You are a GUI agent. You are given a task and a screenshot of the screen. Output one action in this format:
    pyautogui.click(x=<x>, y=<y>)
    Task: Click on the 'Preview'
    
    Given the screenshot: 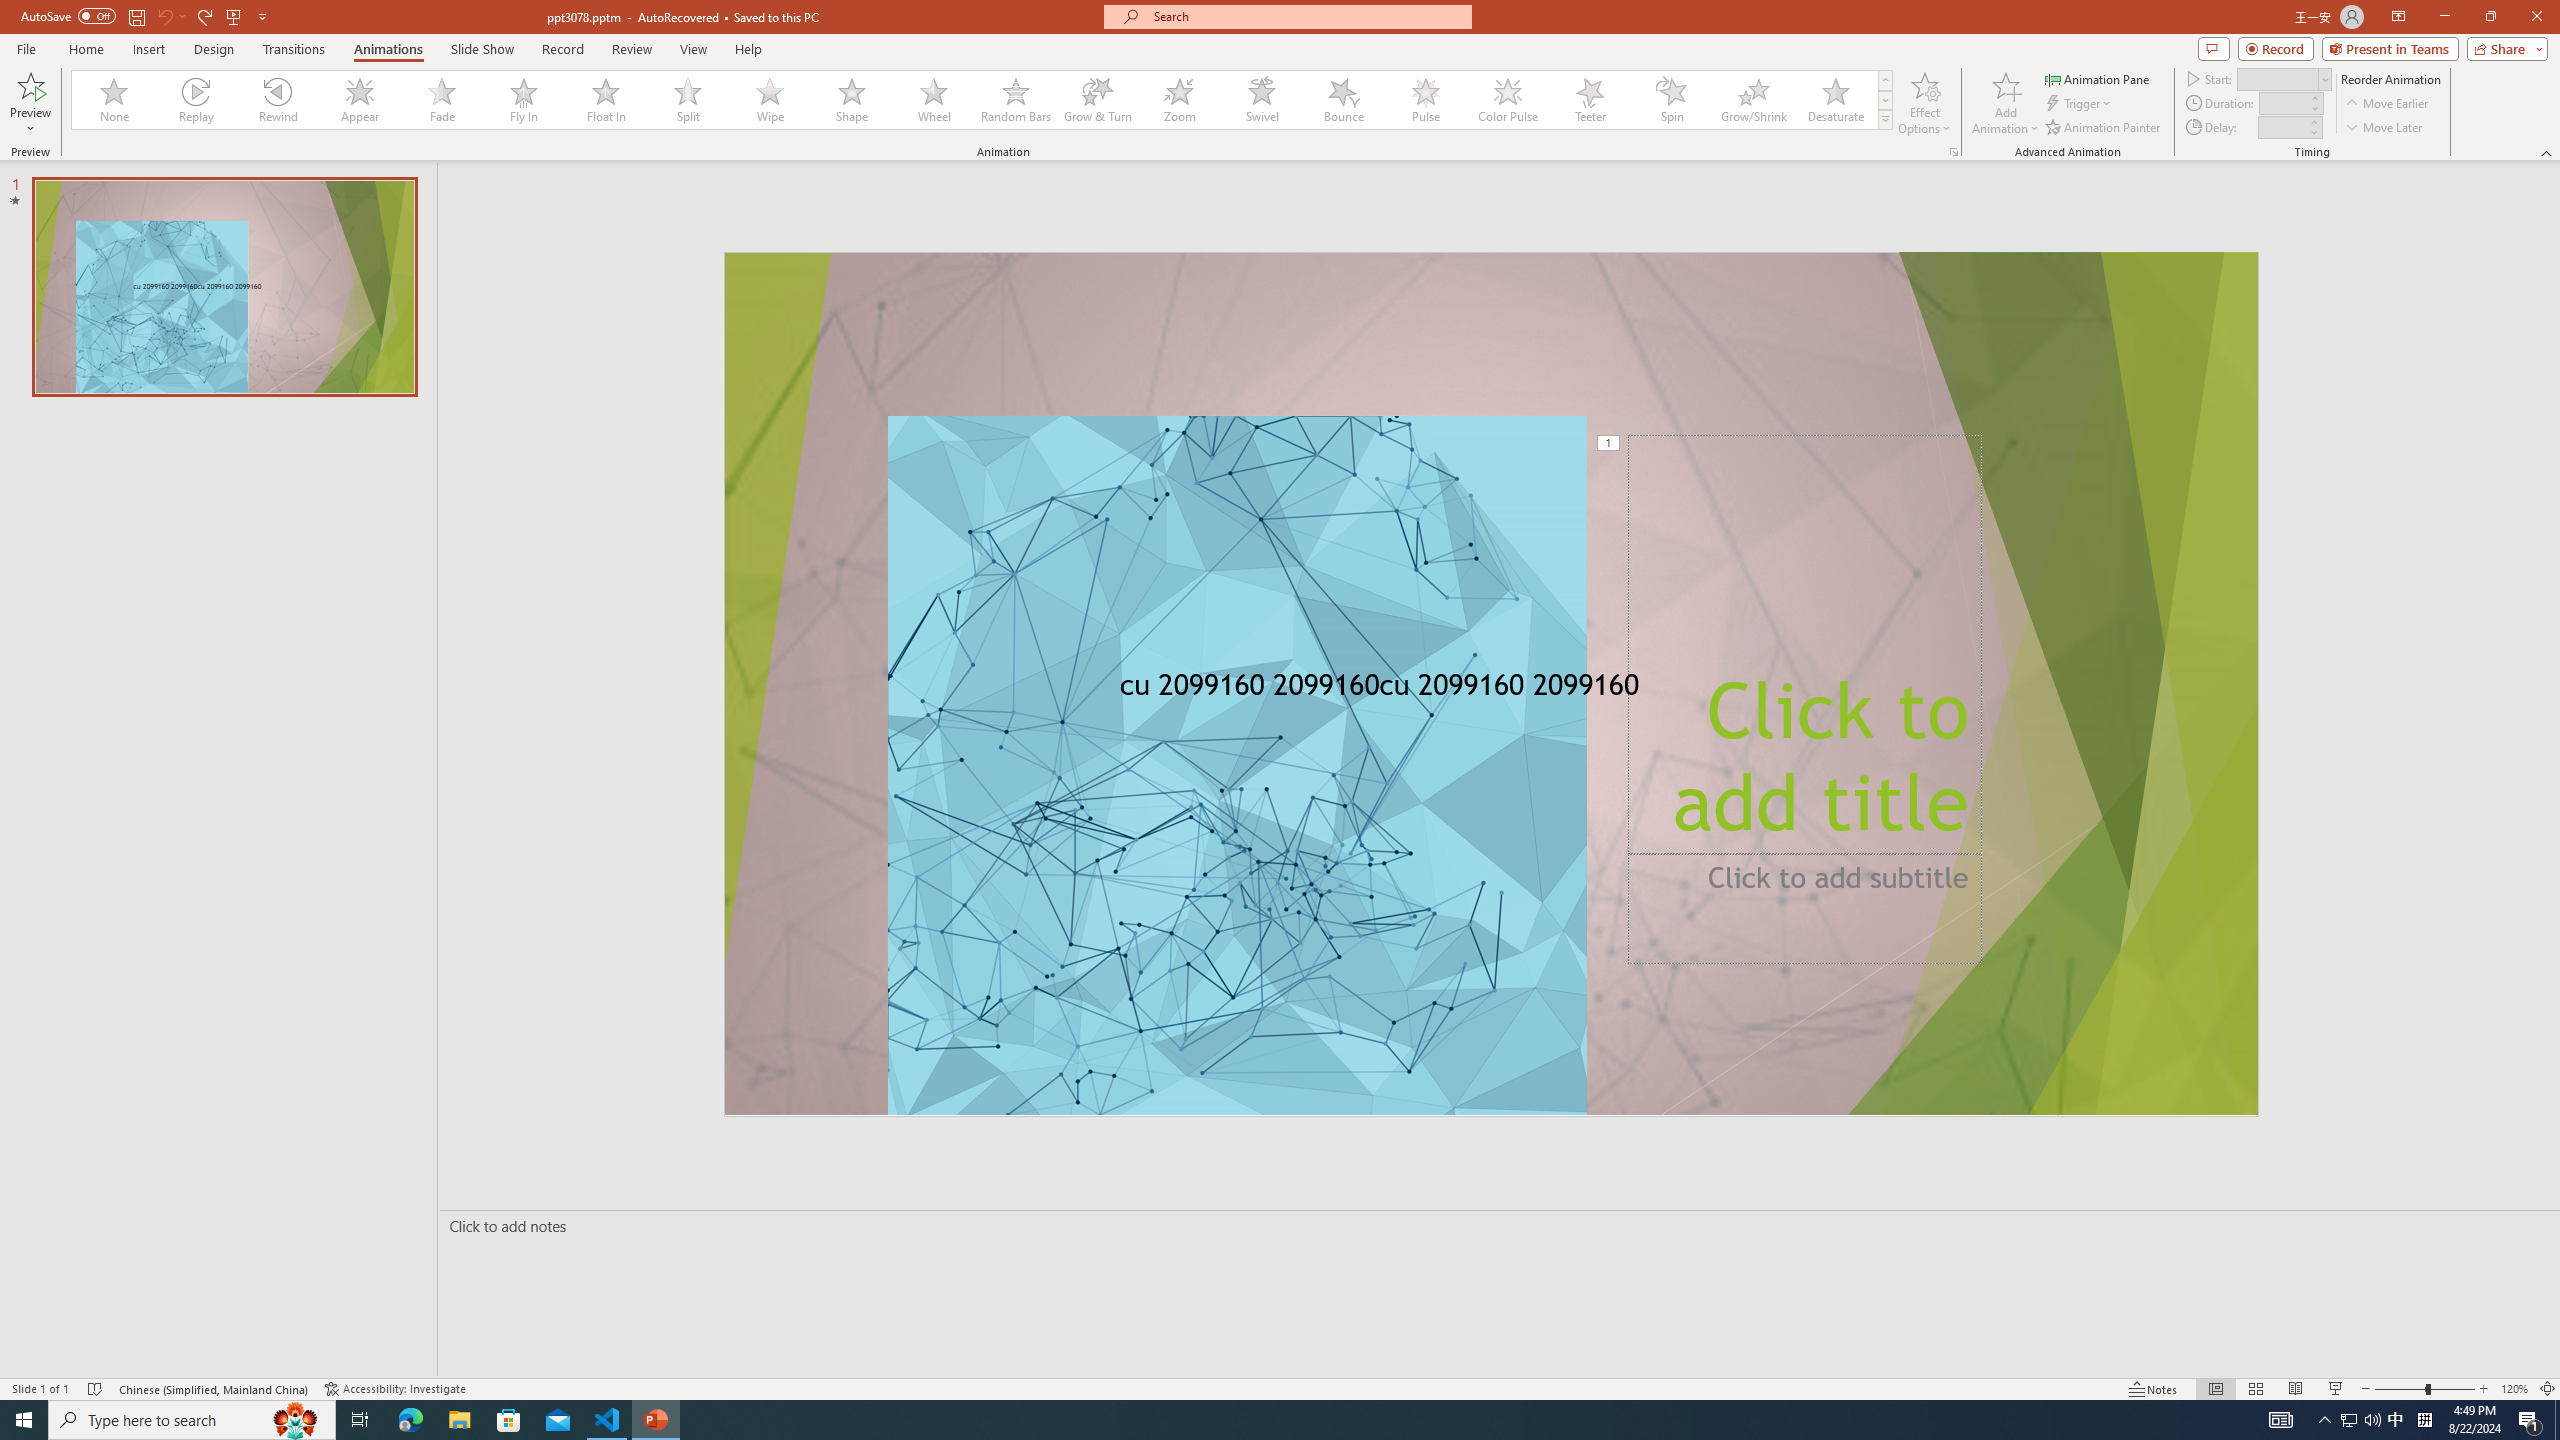 What is the action you would take?
    pyautogui.click(x=29, y=103)
    